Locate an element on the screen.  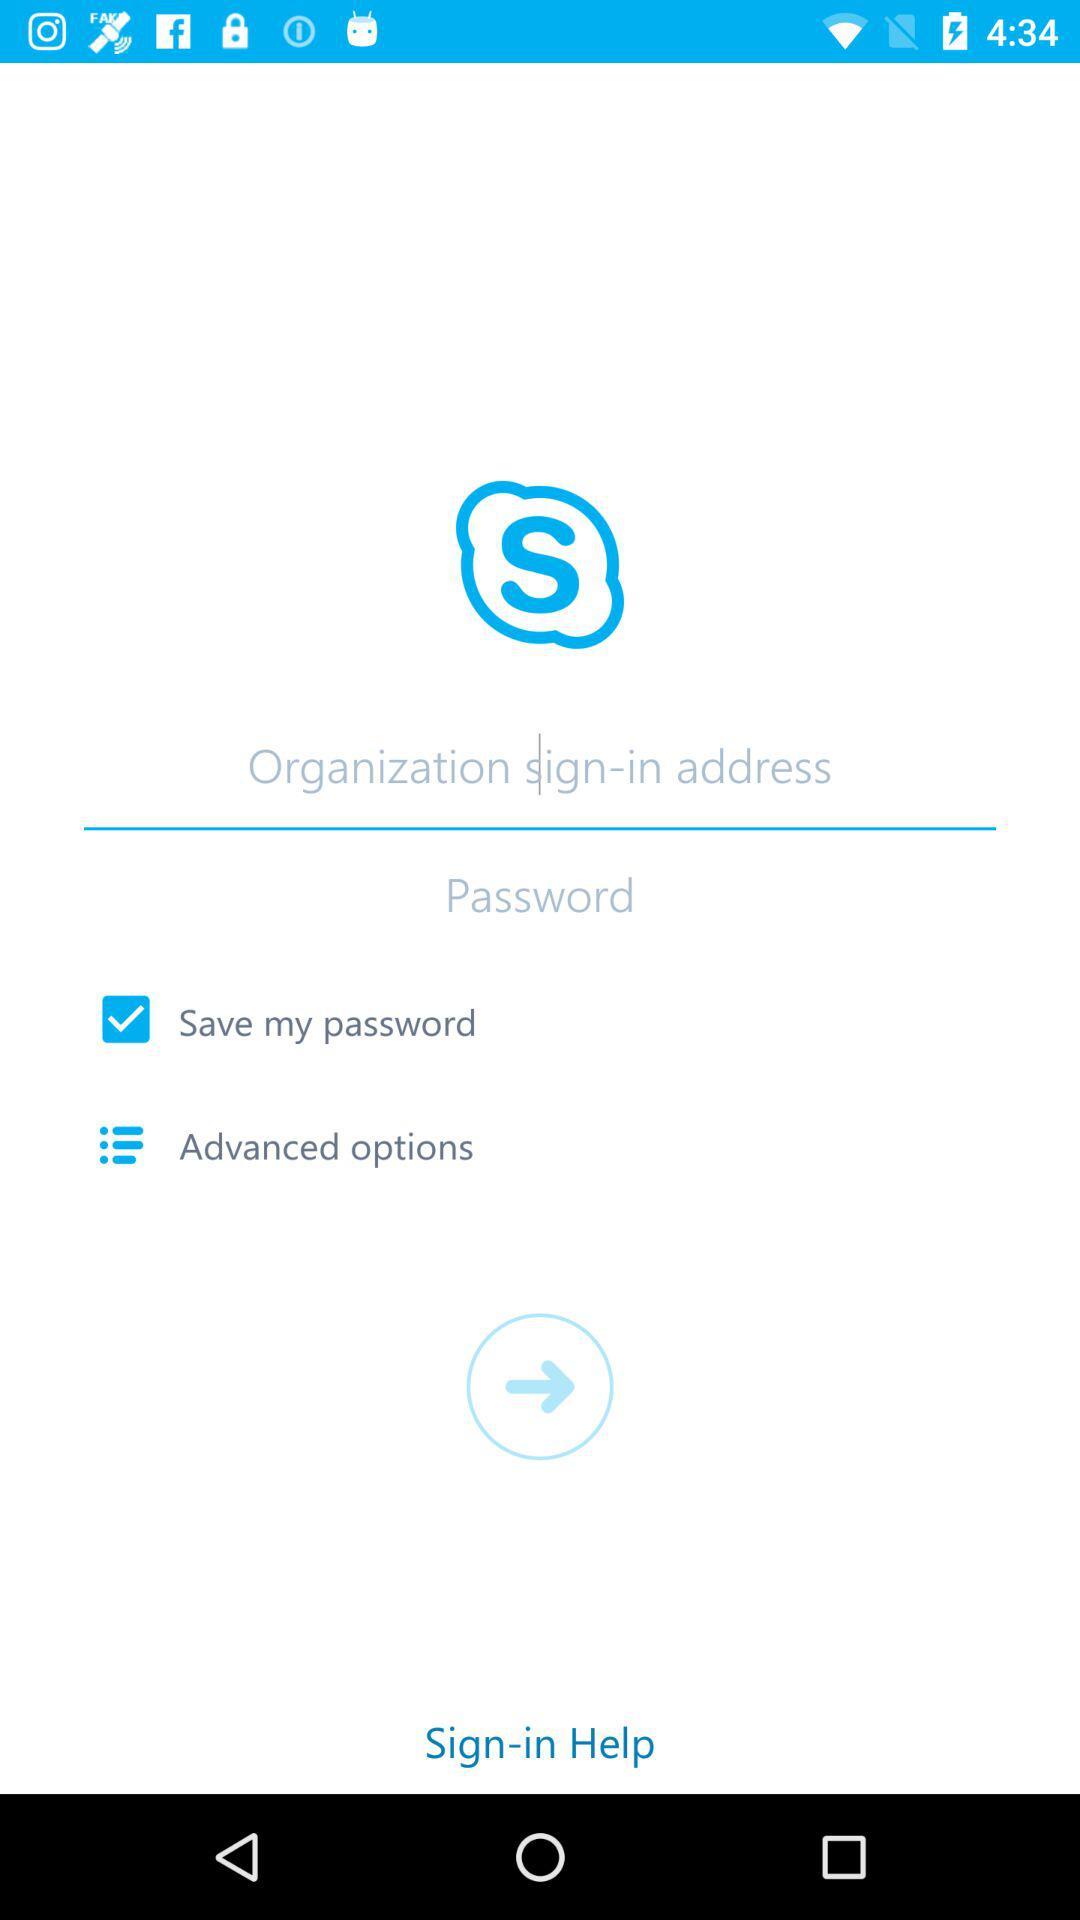
app below advanced options icon is located at coordinates (540, 1385).